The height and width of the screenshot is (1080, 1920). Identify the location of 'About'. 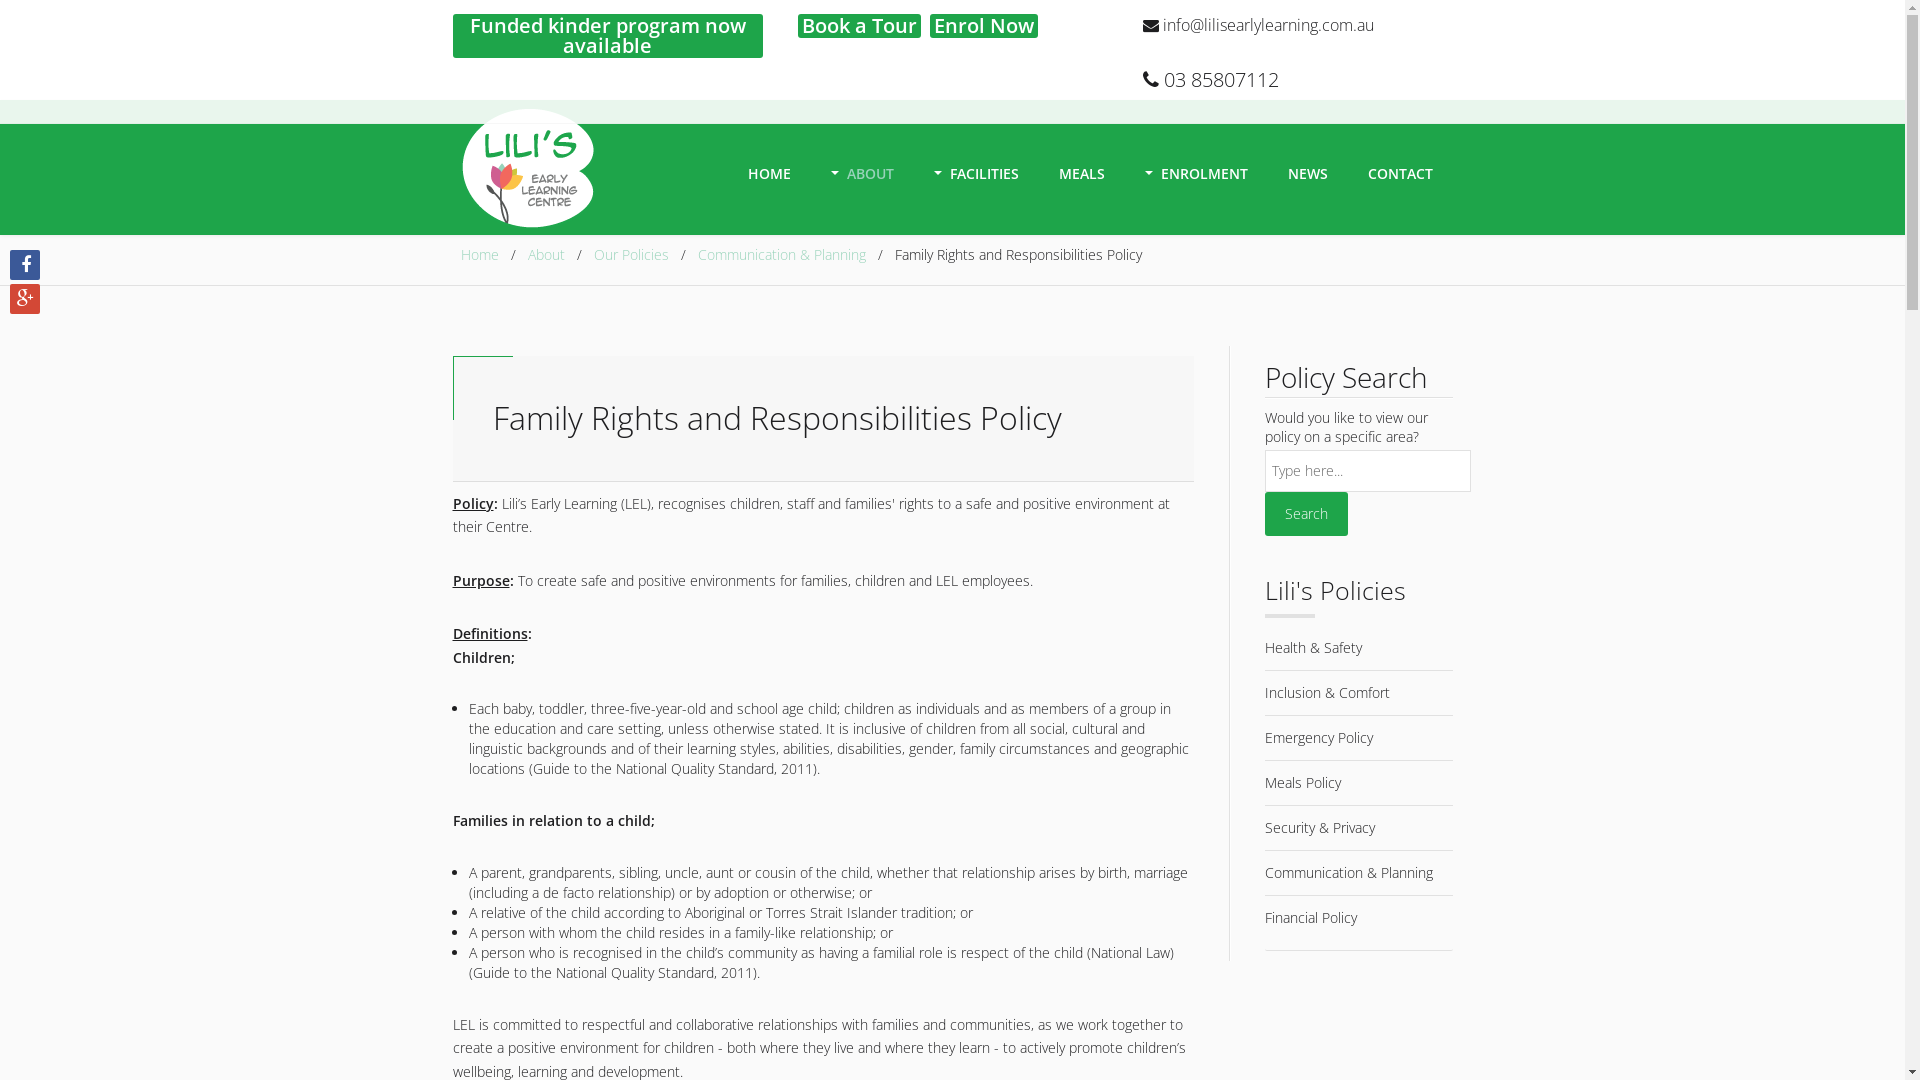
(546, 253).